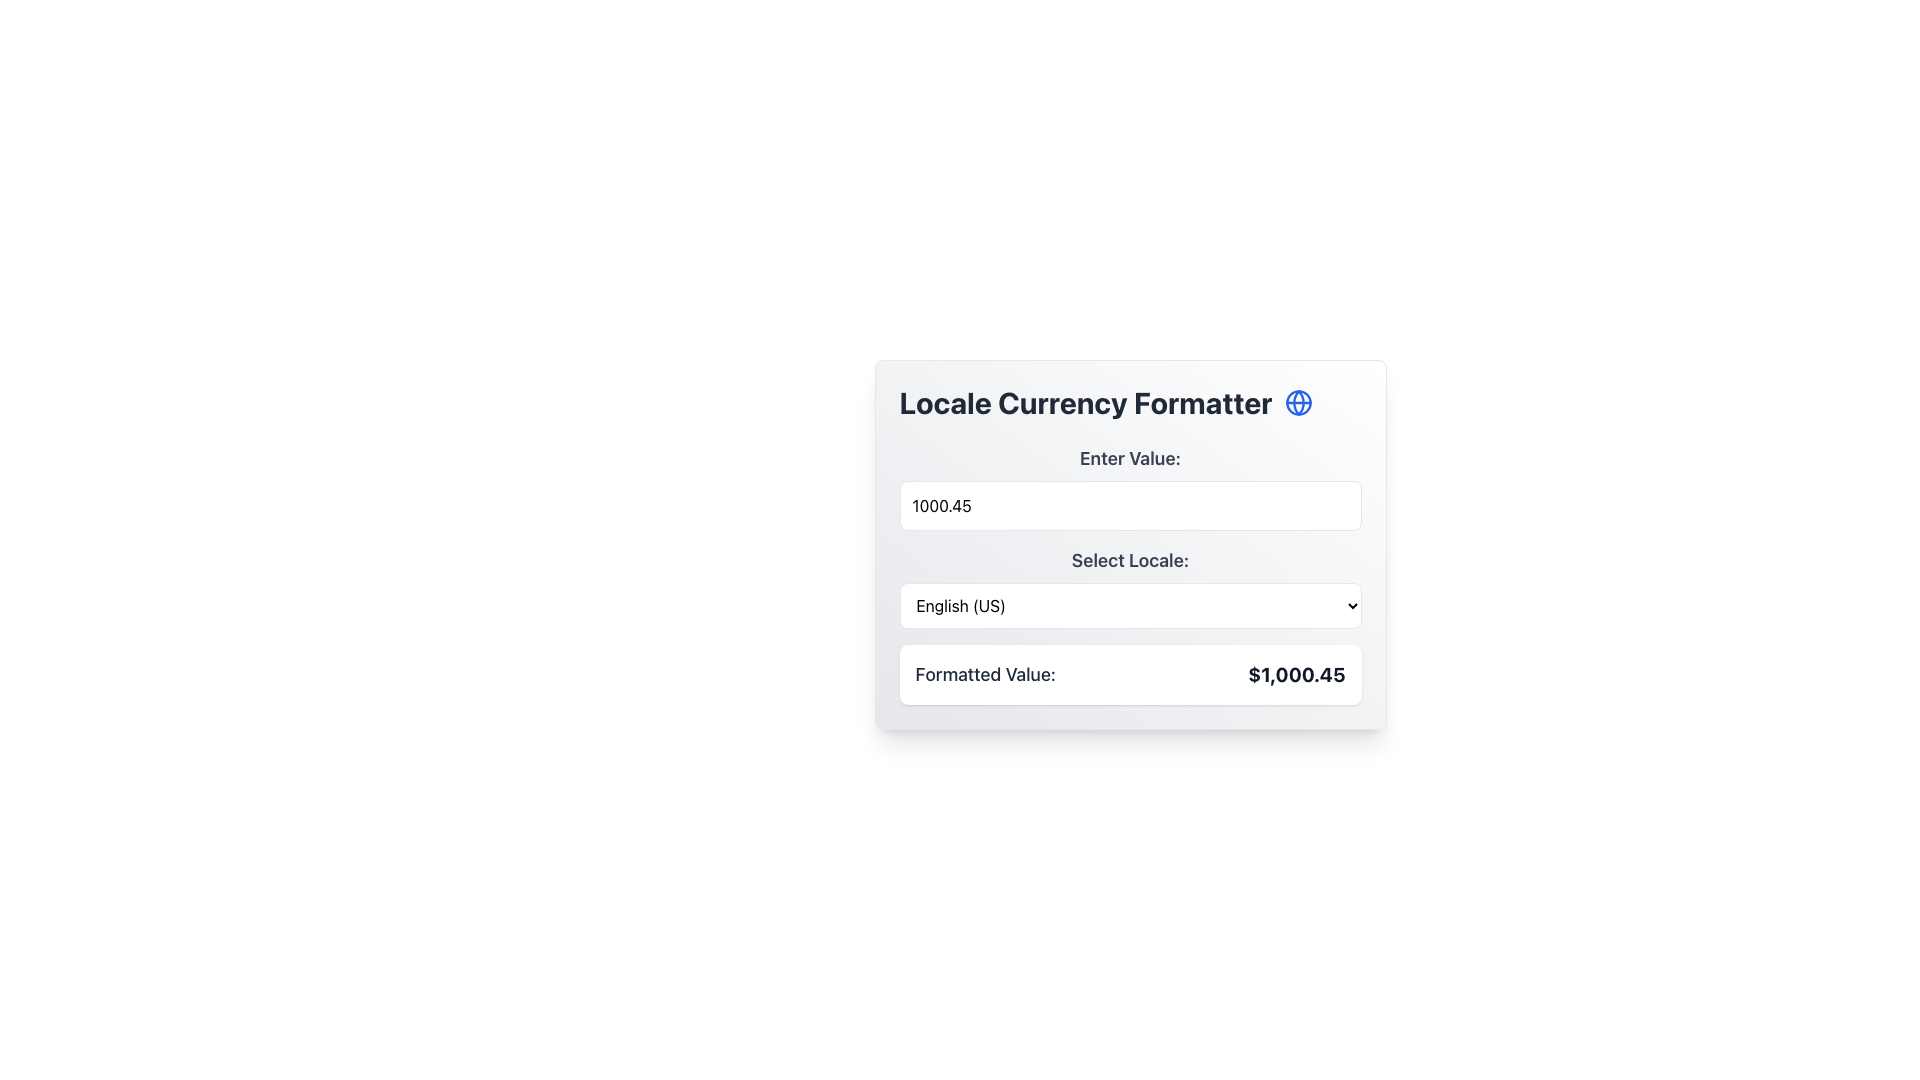  I want to click on the dropdown menu labeled 'Select Locale:' which currently displays 'English (US)', so click(1130, 604).